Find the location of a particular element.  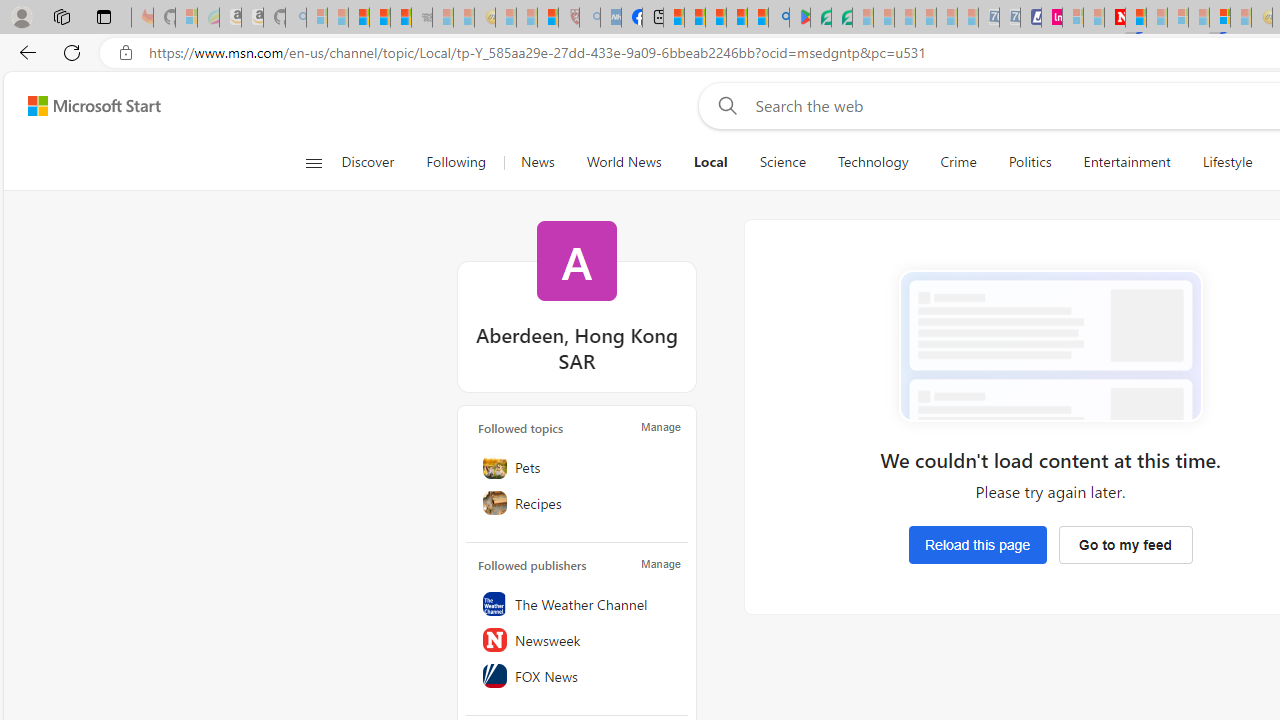

'Combat Siege' is located at coordinates (421, 17).